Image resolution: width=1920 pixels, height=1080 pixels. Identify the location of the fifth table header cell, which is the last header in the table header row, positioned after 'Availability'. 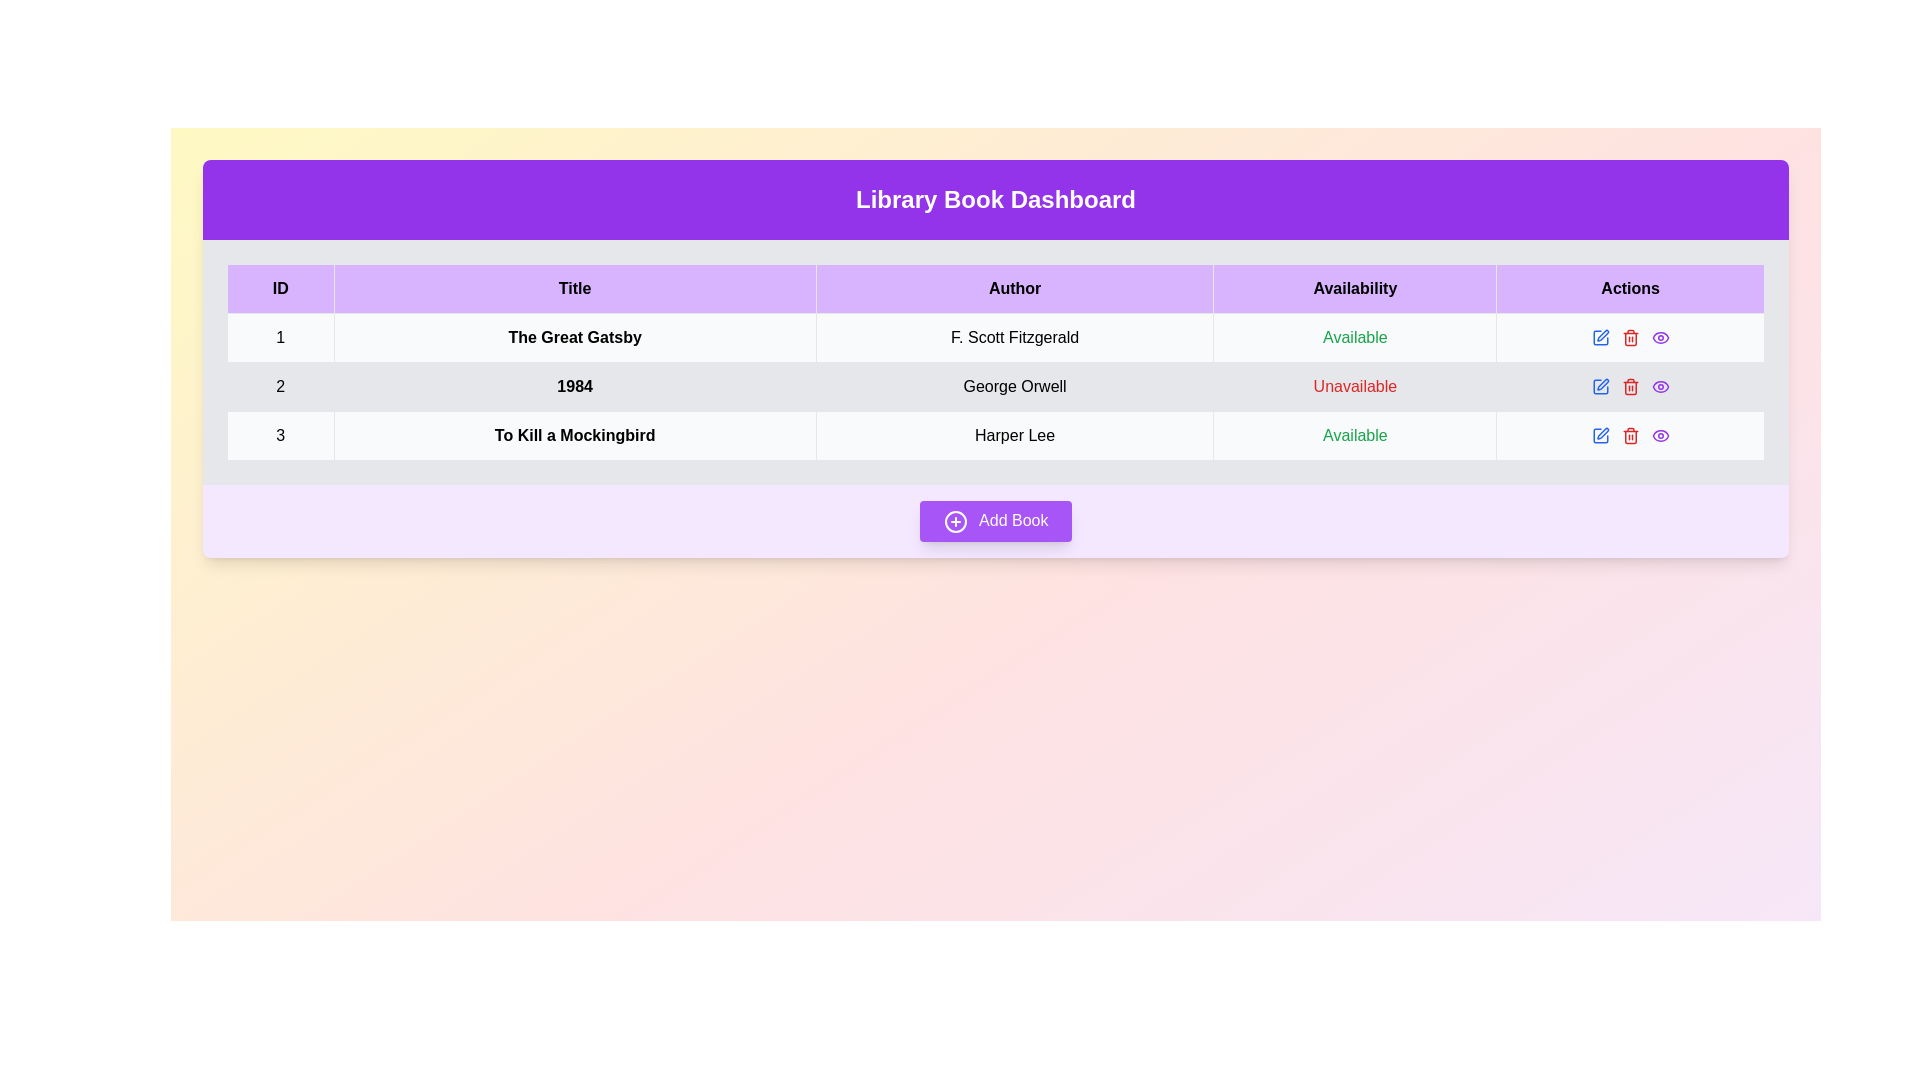
(1630, 289).